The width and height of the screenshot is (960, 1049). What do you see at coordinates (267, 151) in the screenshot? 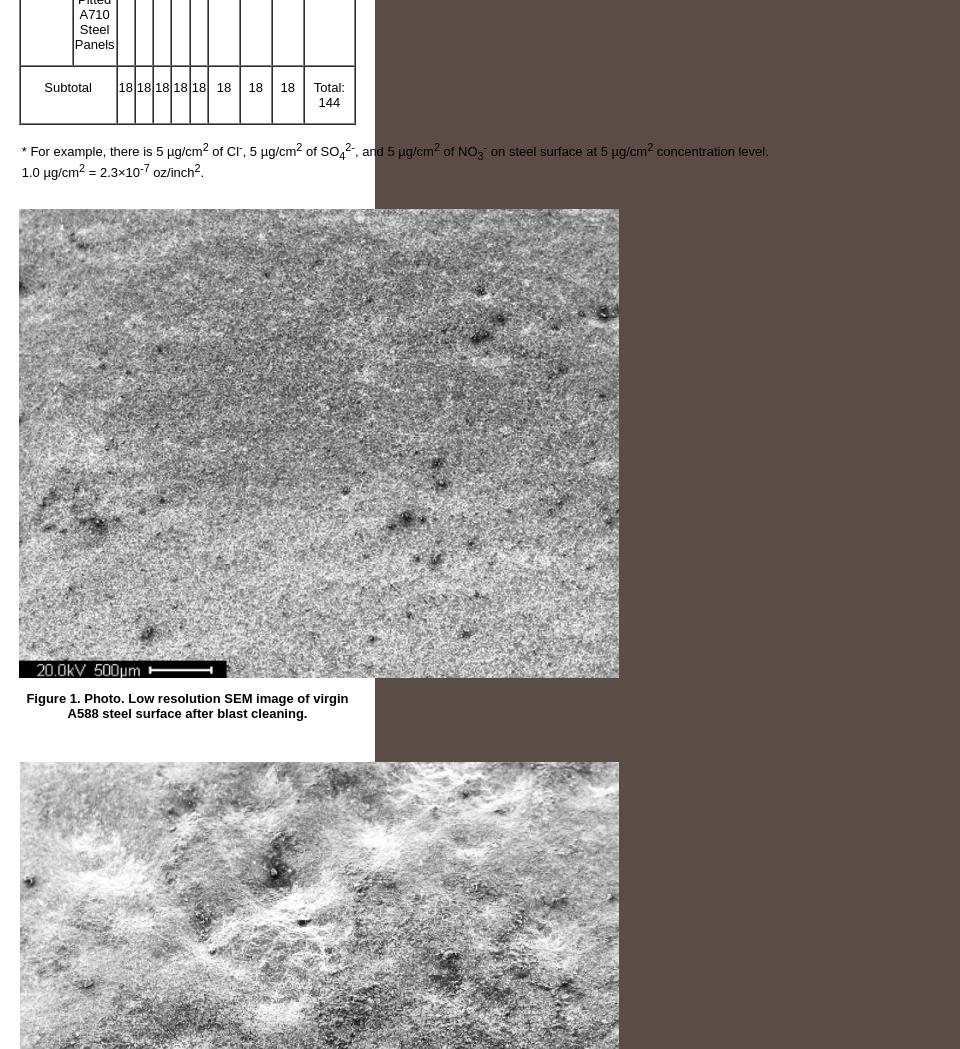
I see `', 5 µg/cm'` at bounding box center [267, 151].